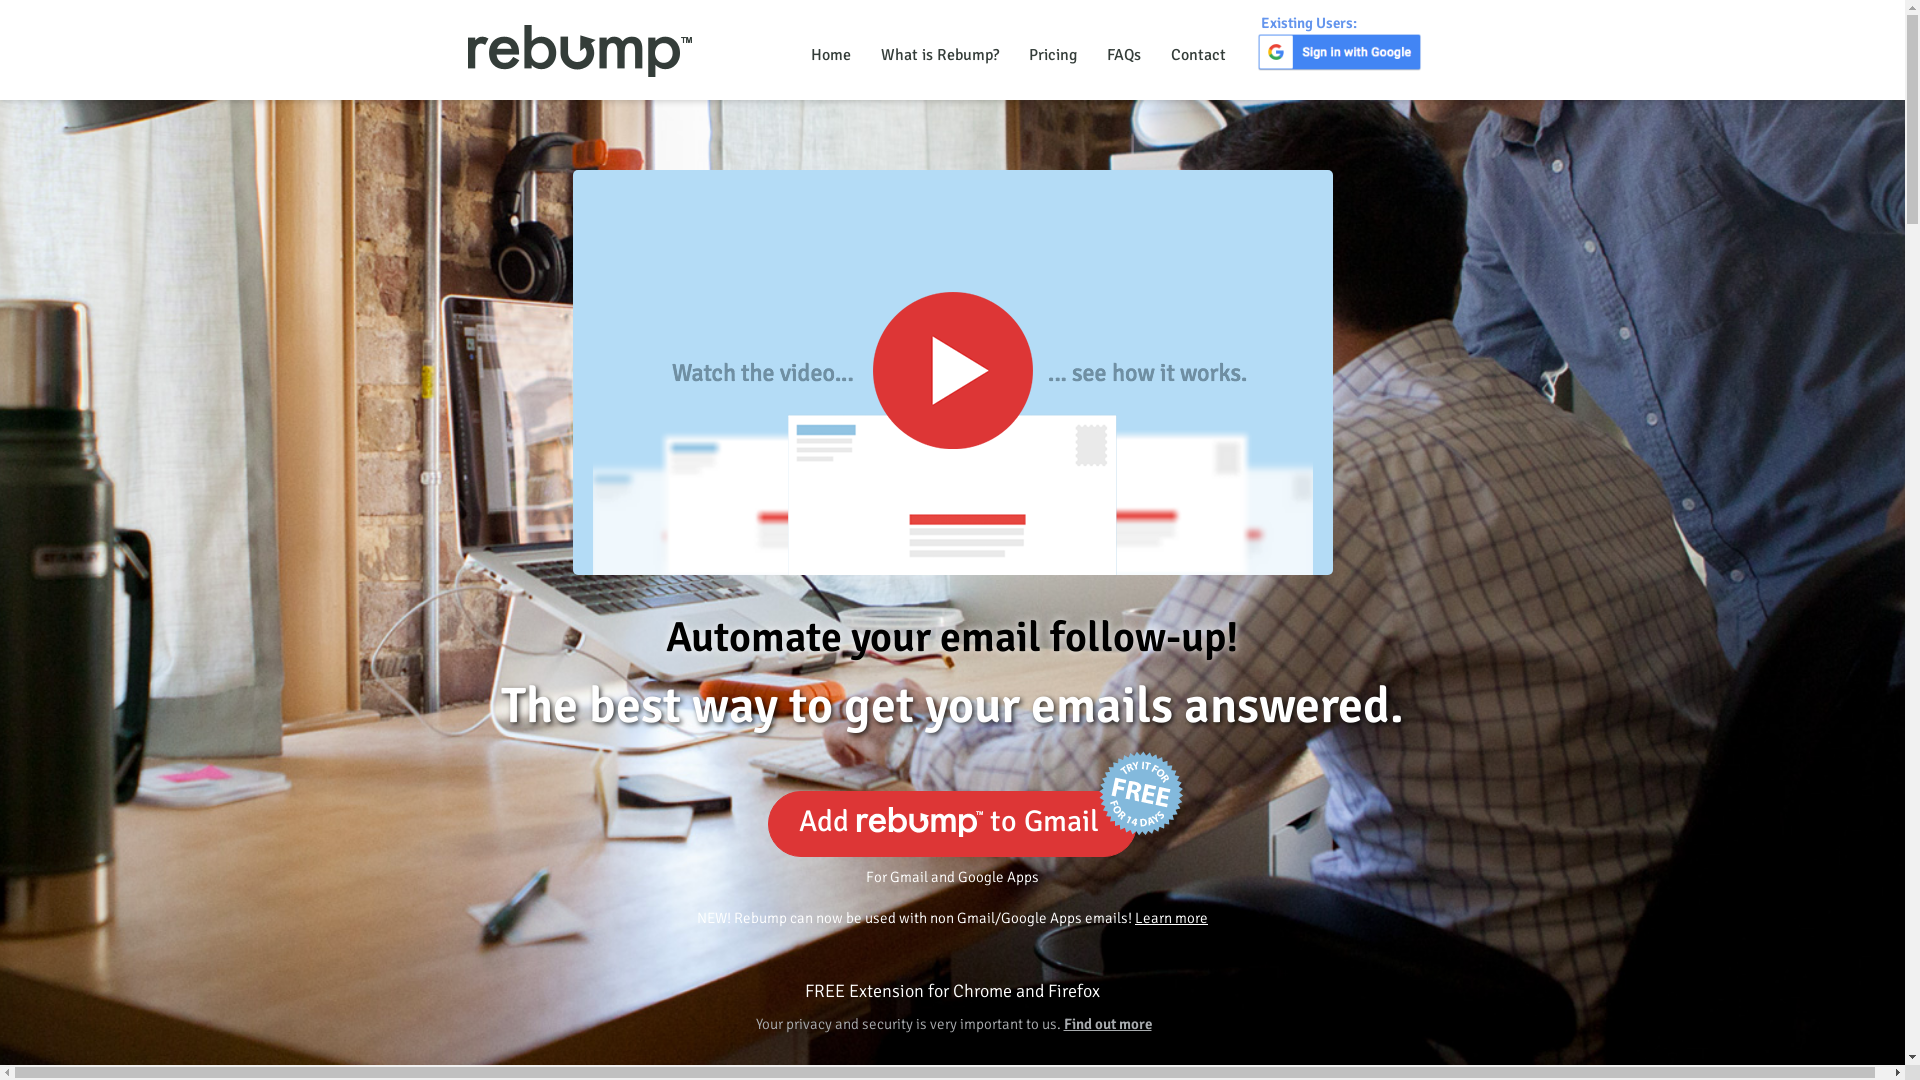 This screenshot has height=1080, width=1920. I want to click on 'Pricing', so click(1051, 53).